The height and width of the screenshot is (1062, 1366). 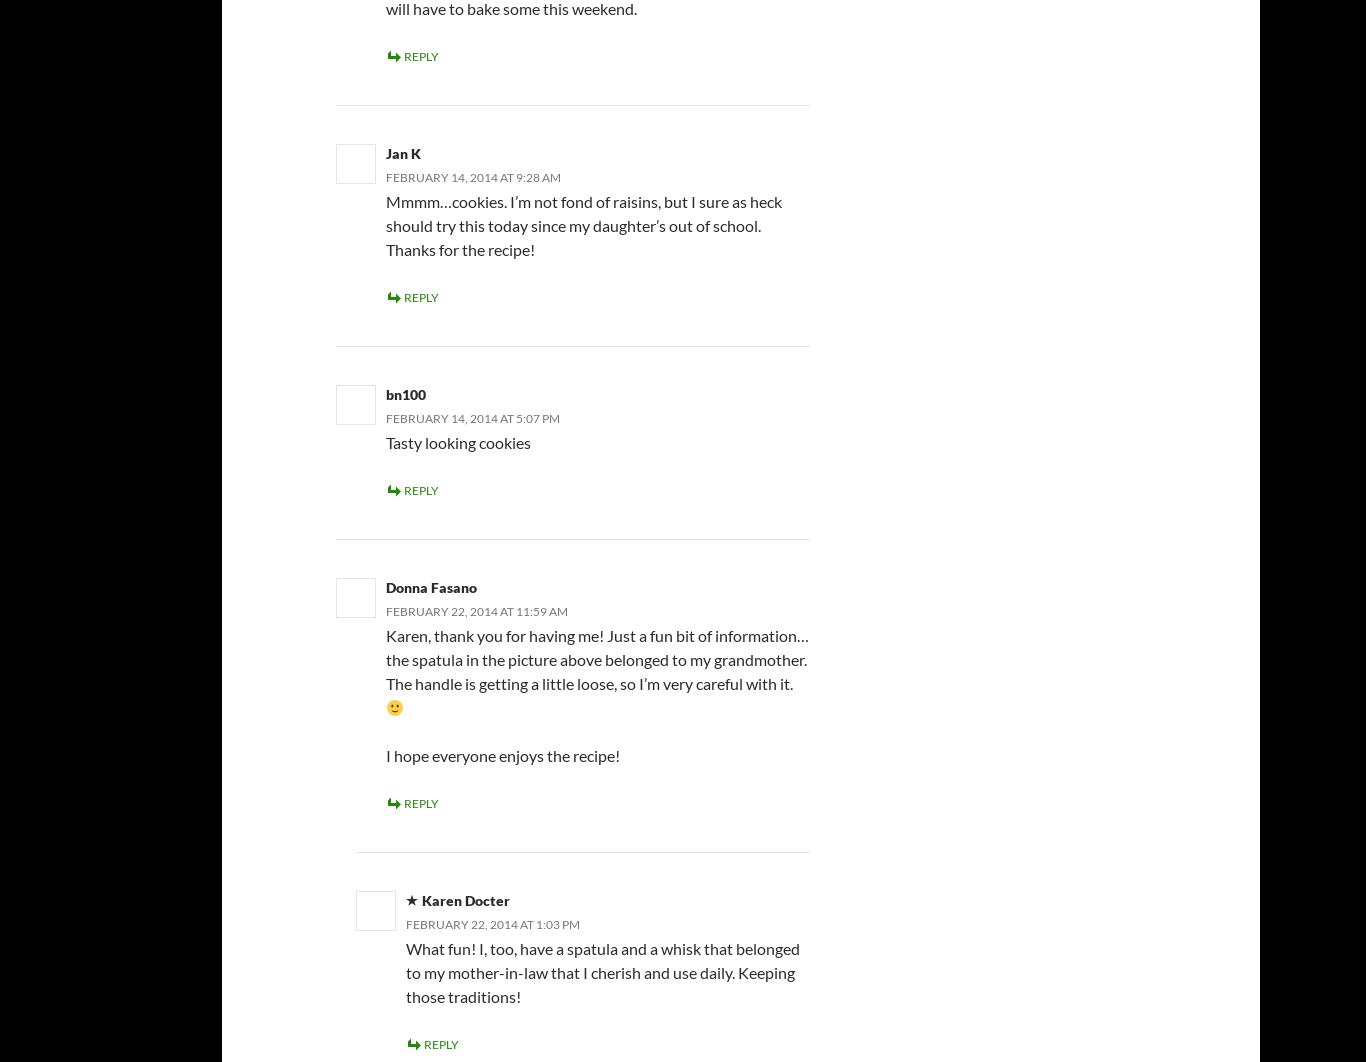 I want to click on 'February 14, 2014 at 9:28 am', so click(x=473, y=177).